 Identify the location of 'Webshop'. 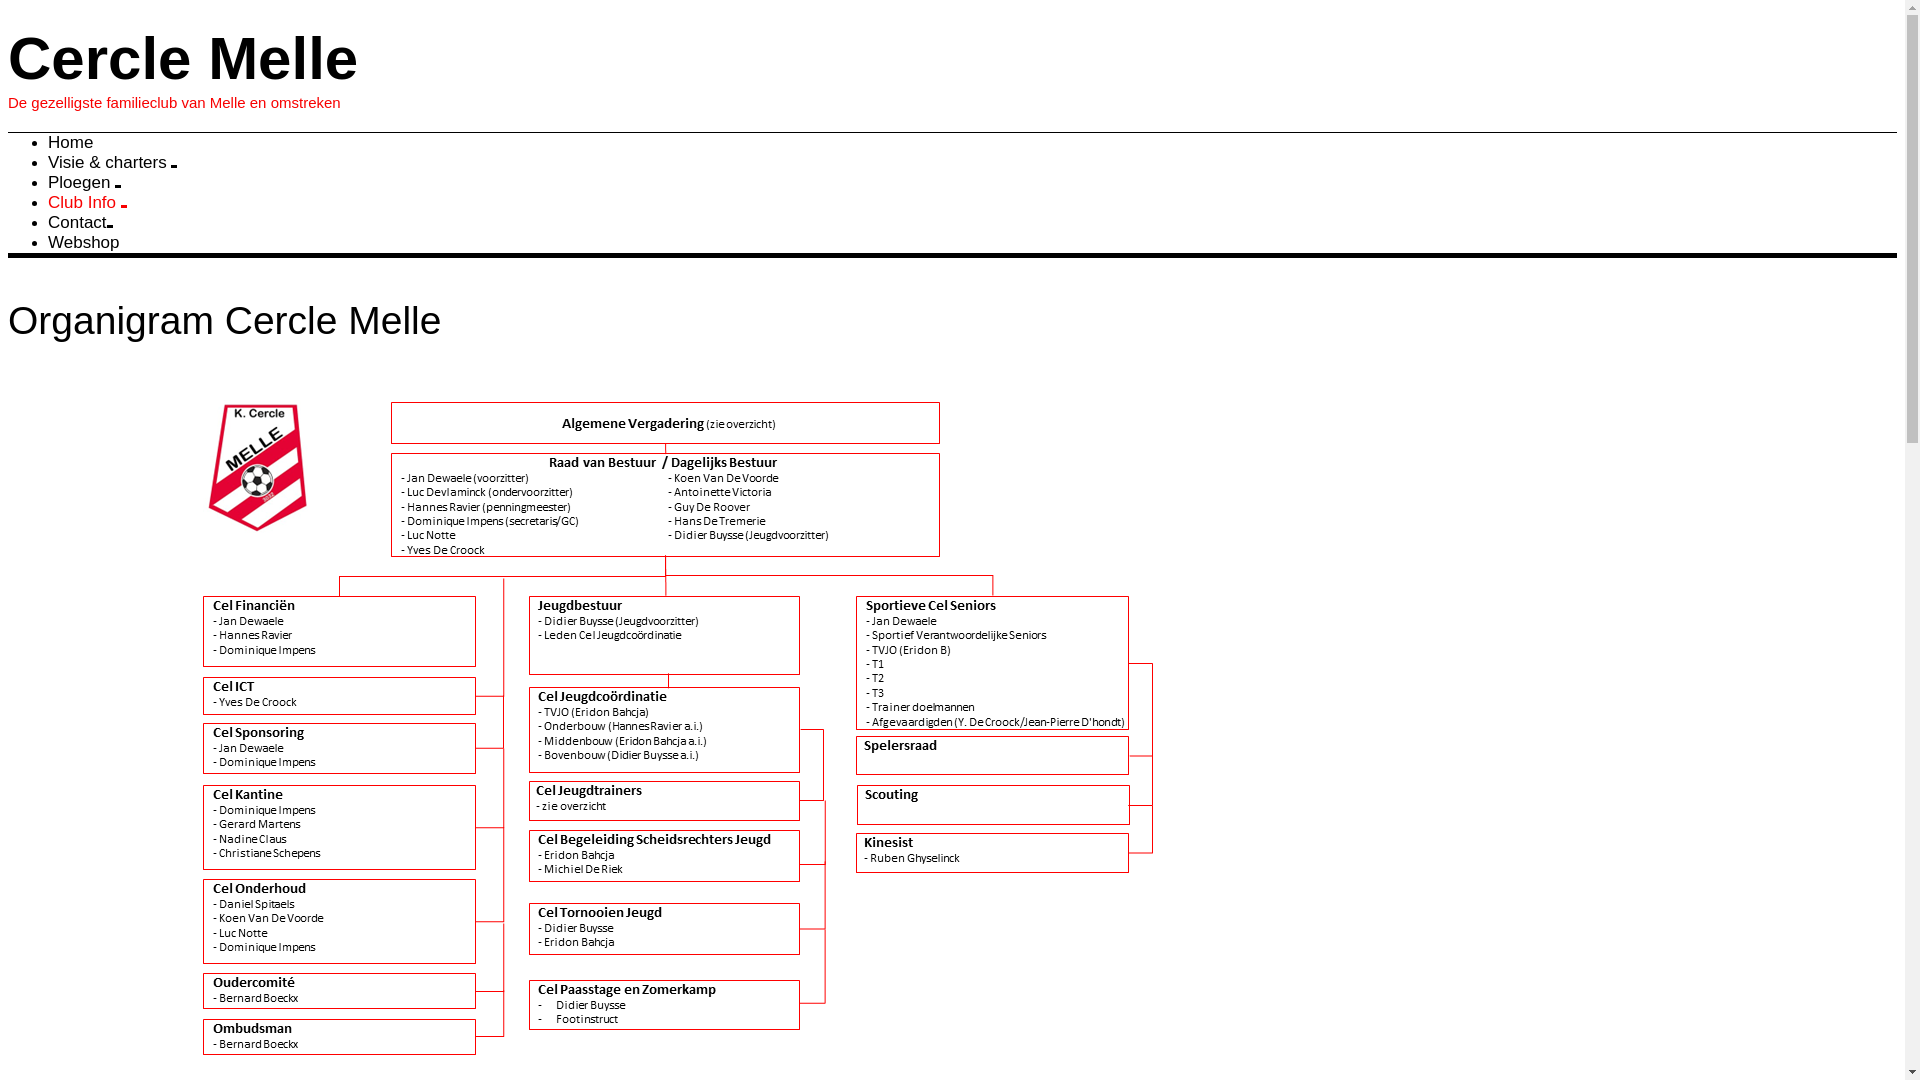
(82, 241).